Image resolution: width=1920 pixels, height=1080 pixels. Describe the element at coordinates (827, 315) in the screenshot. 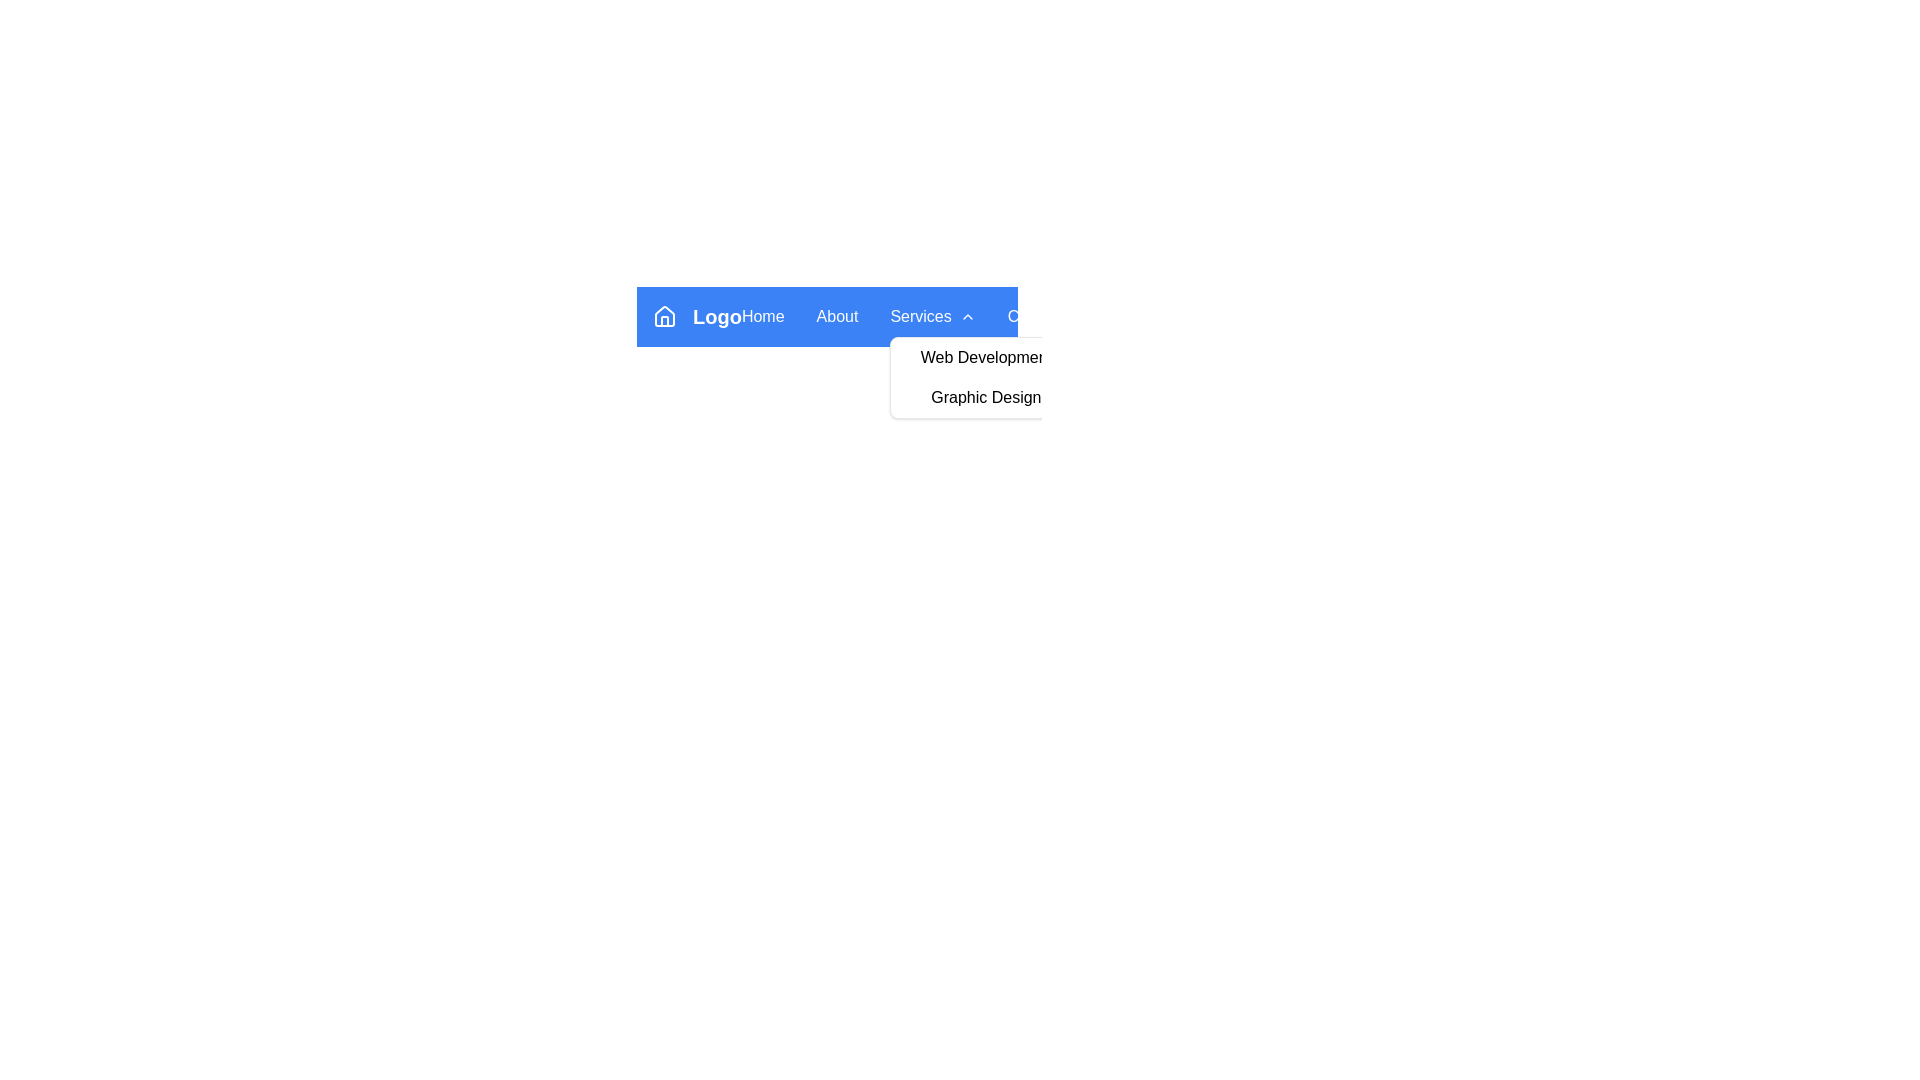

I see `the navigational link element in the navigation bar` at that location.